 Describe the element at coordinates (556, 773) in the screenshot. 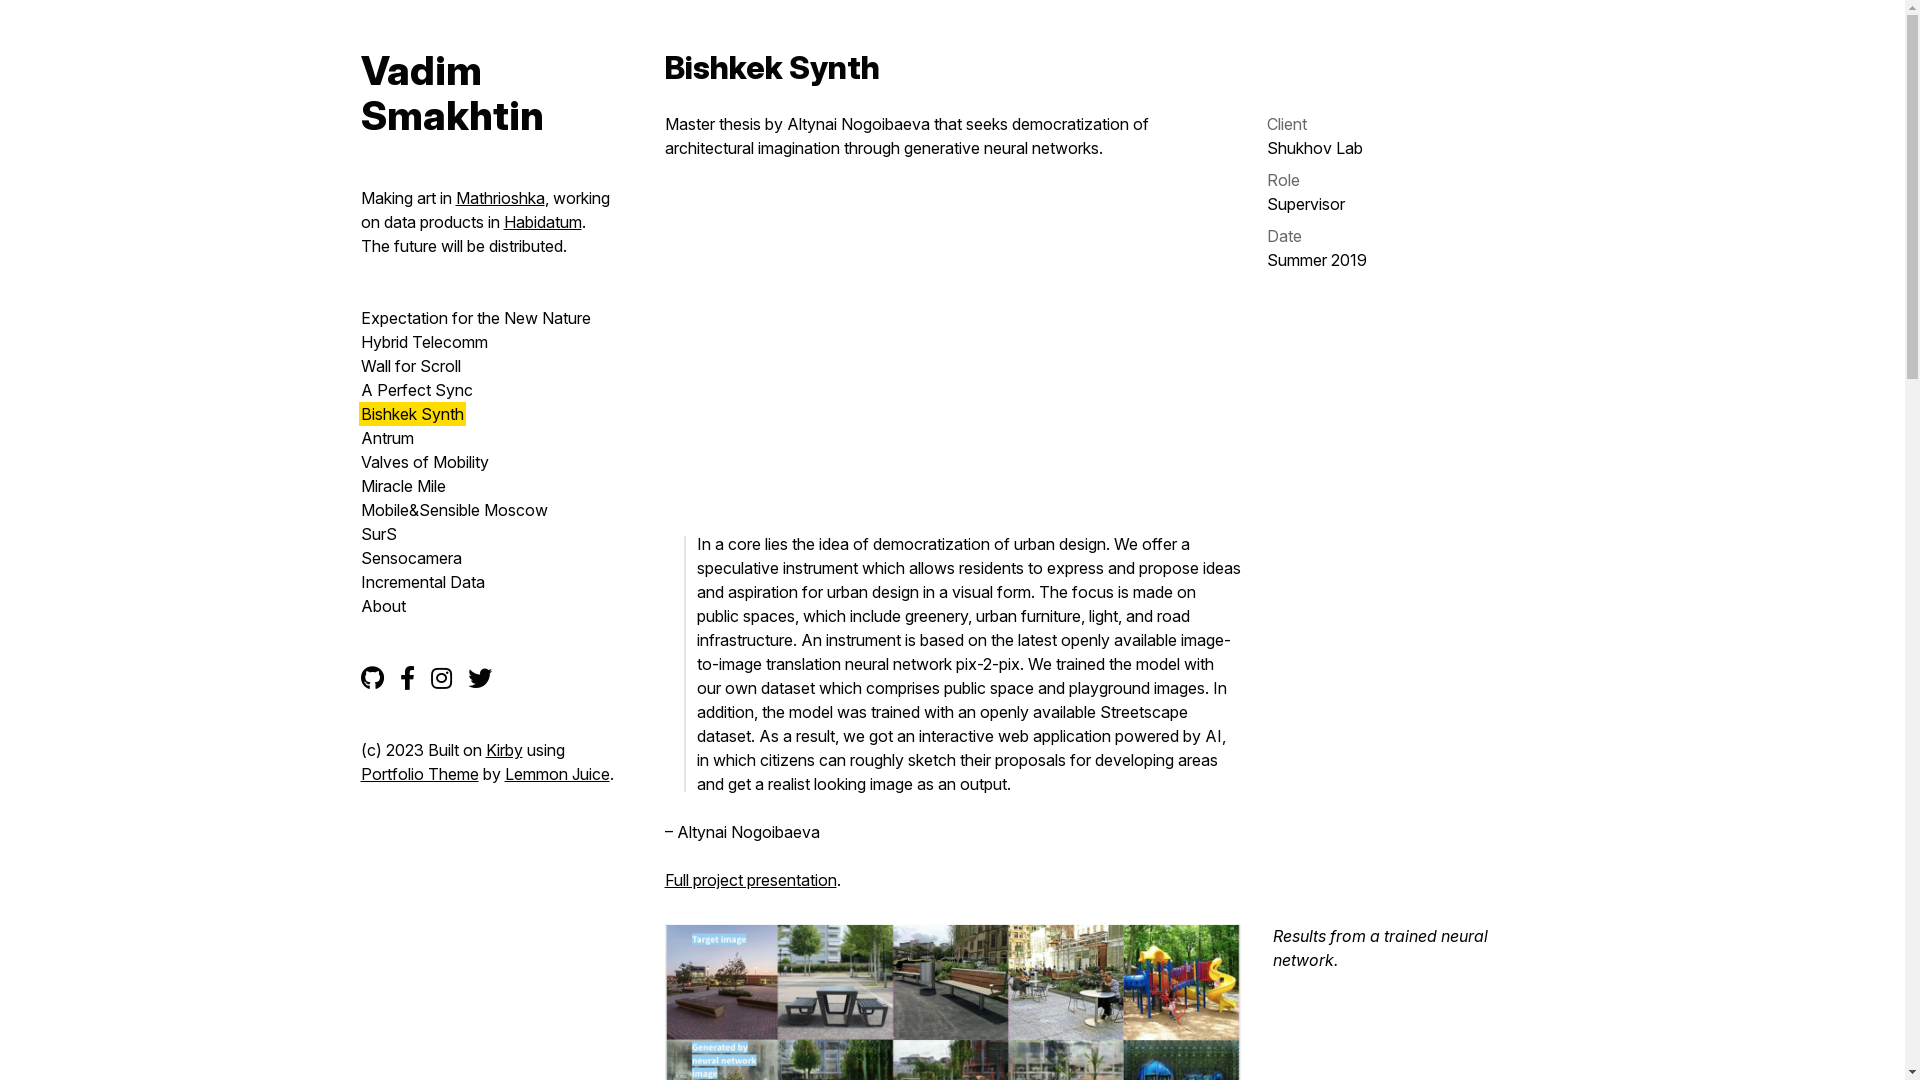

I see `'Lemmon Juice'` at that location.